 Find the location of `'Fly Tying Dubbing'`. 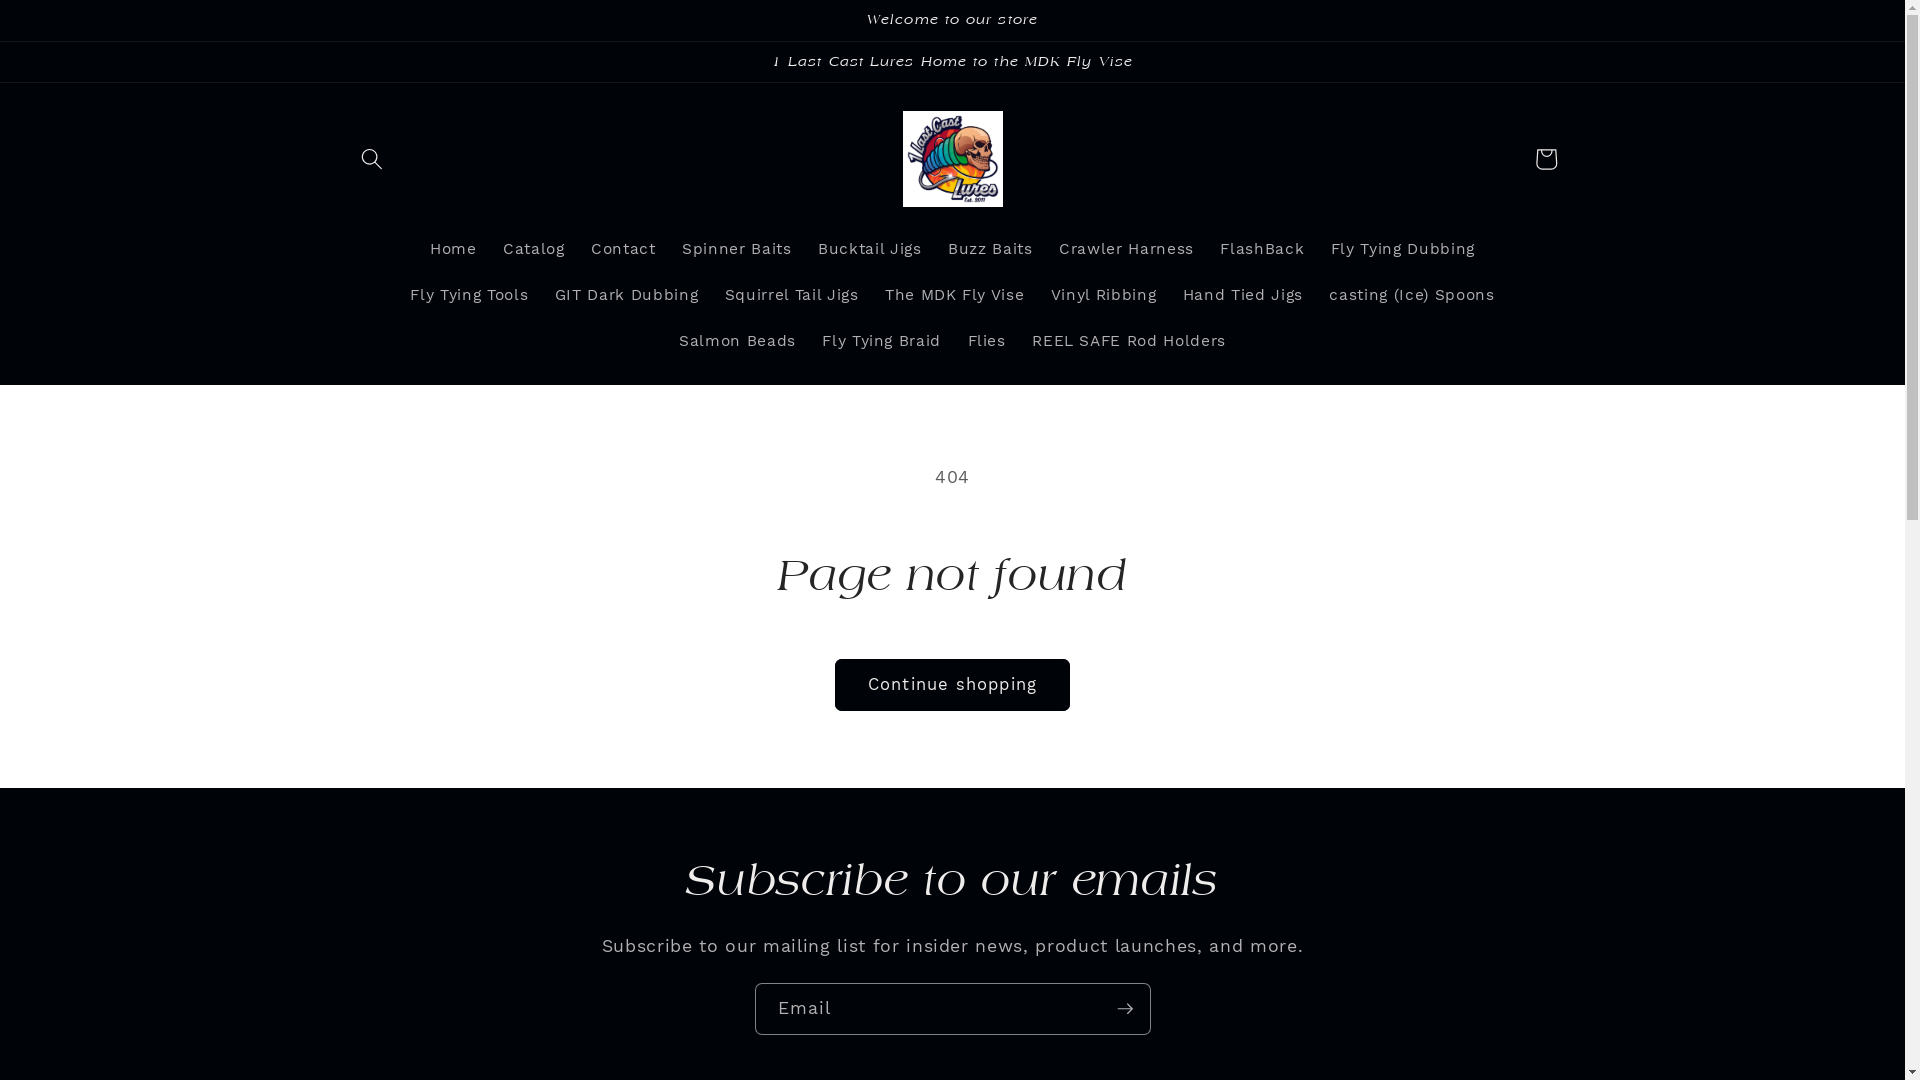

'Fly Tying Dubbing' is located at coordinates (1316, 249).